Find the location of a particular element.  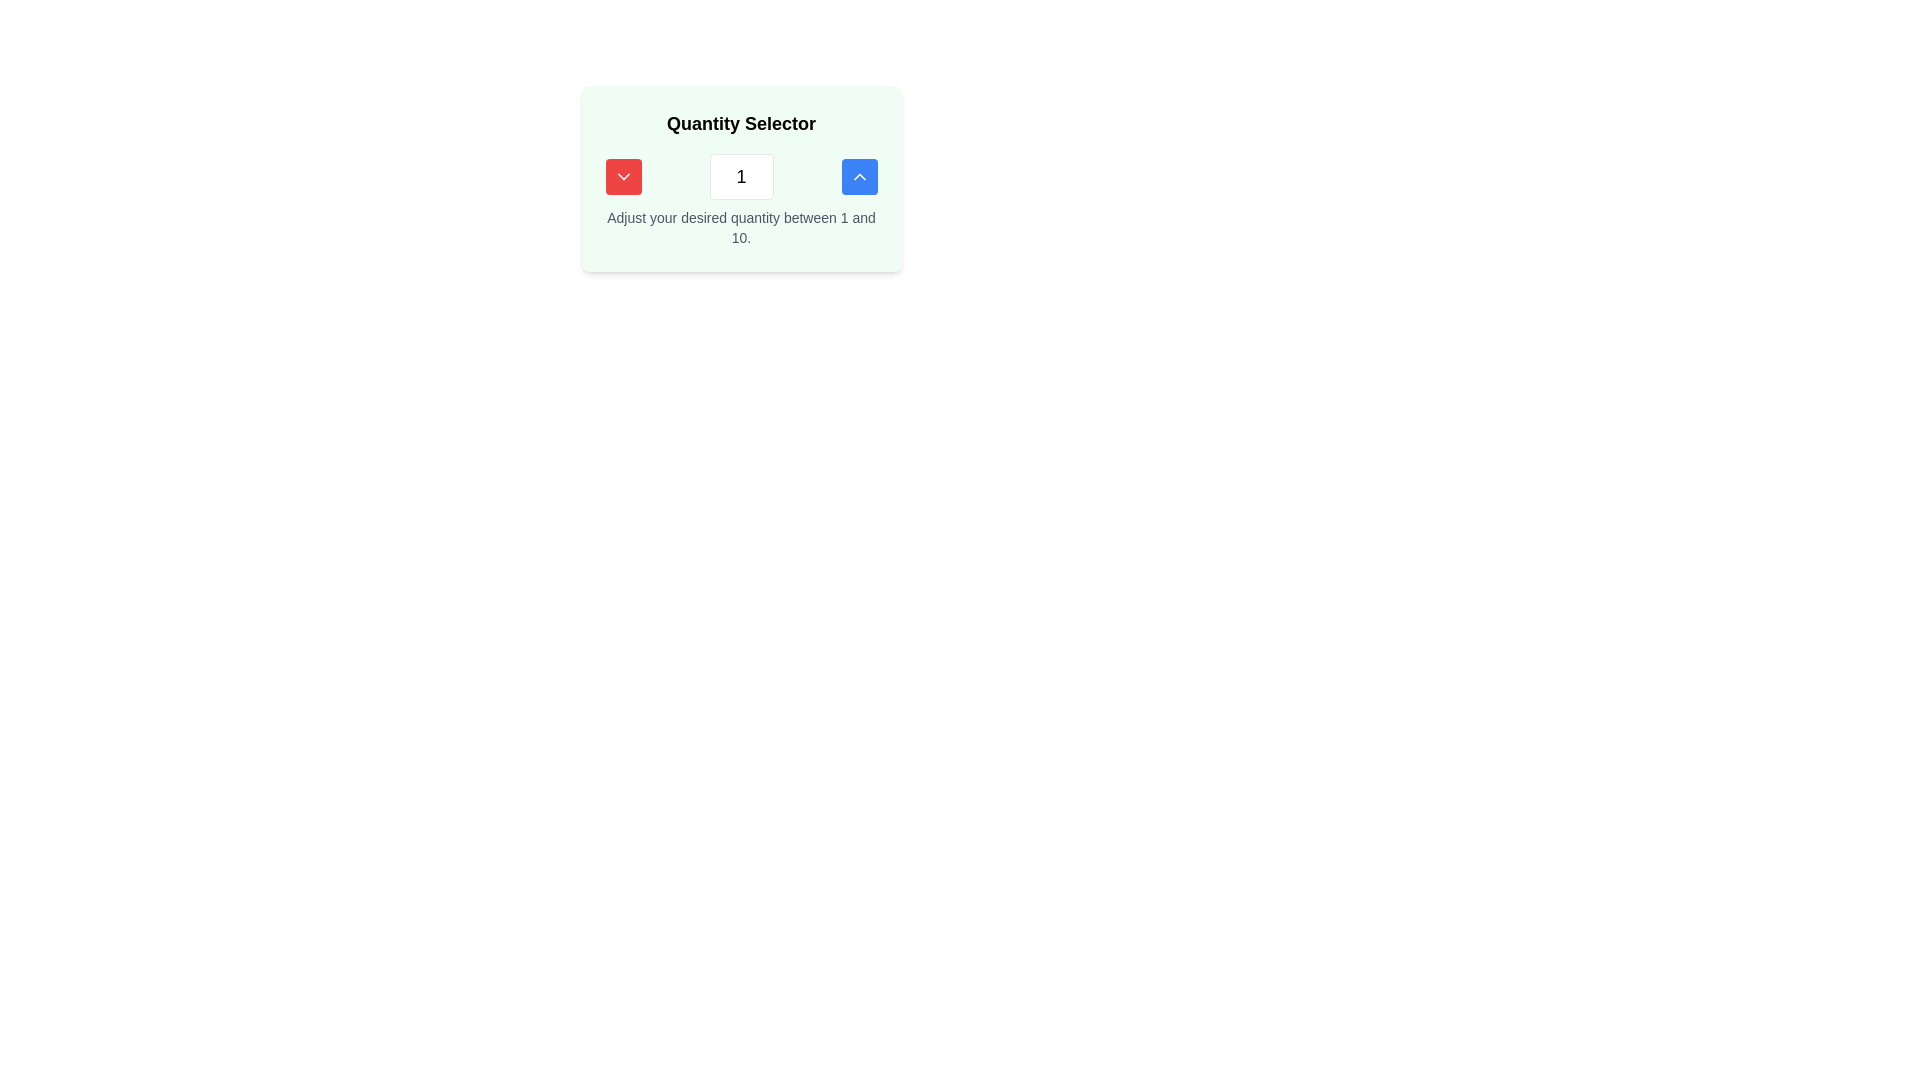

the button for decreasing the quantity value in the quantity selection interface is located at coordinates (622, 176).